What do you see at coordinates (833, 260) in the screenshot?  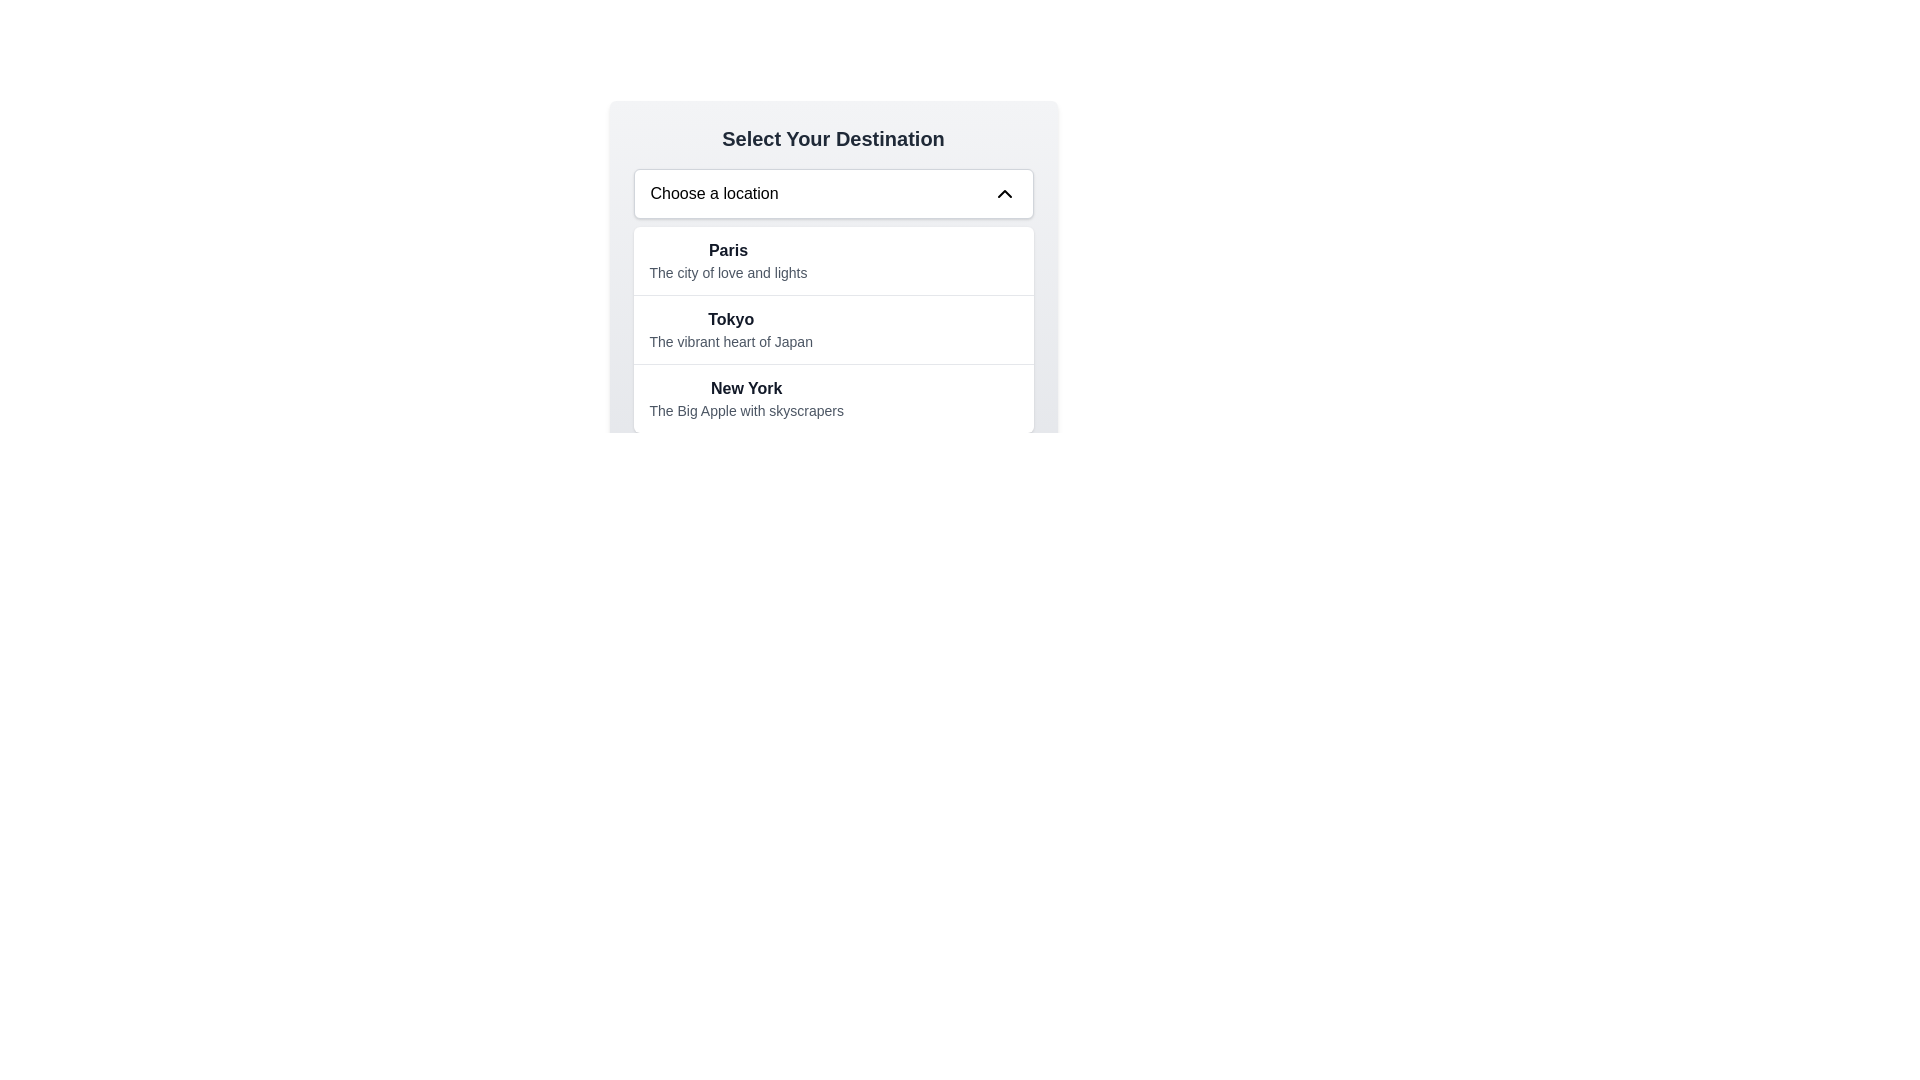 I see `to select the list item 'Paris', which is the first item in the dropdown menu labeled 'Choose a location'` at bounding box center [833, 260].